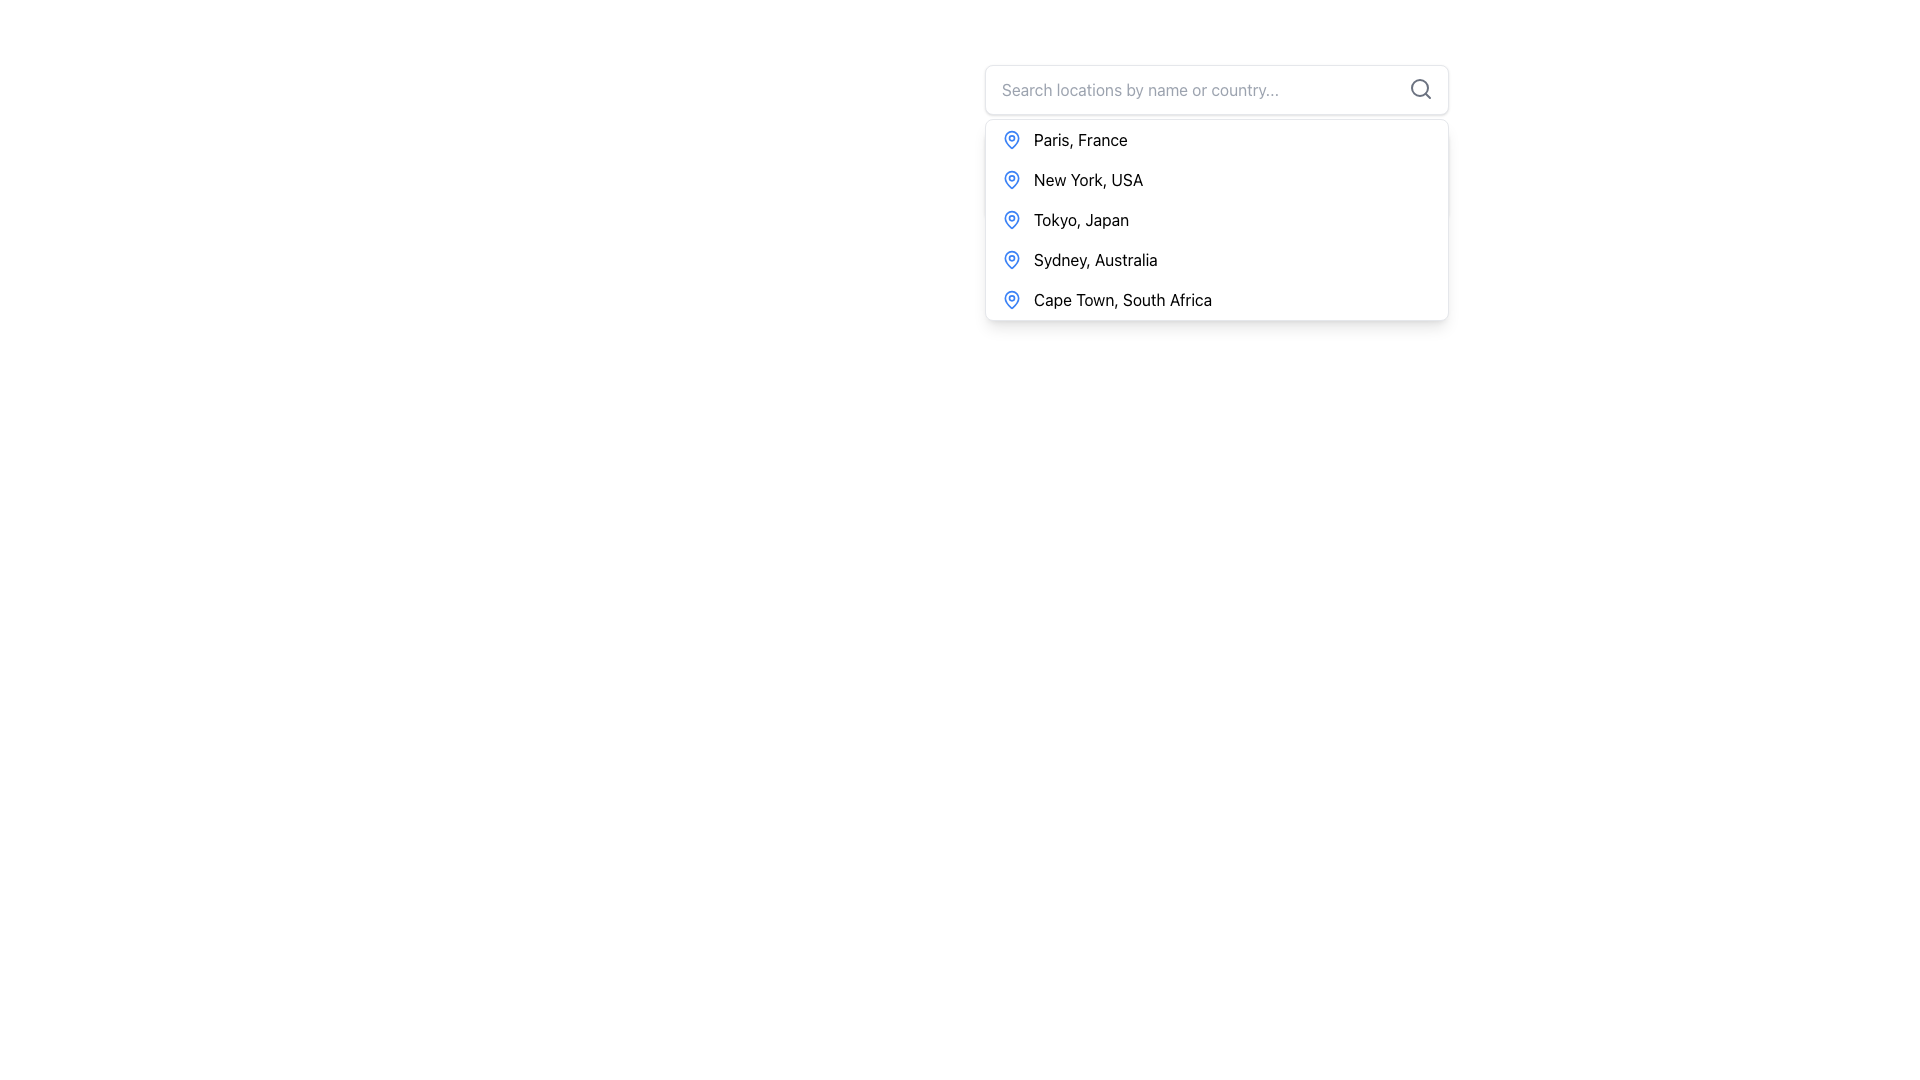 This screenshot has width=1920, height=1080. I want to click on location icon to the left of the text label 'Cape Town, South Africa' in the dropdown list, so click(1012, 300).